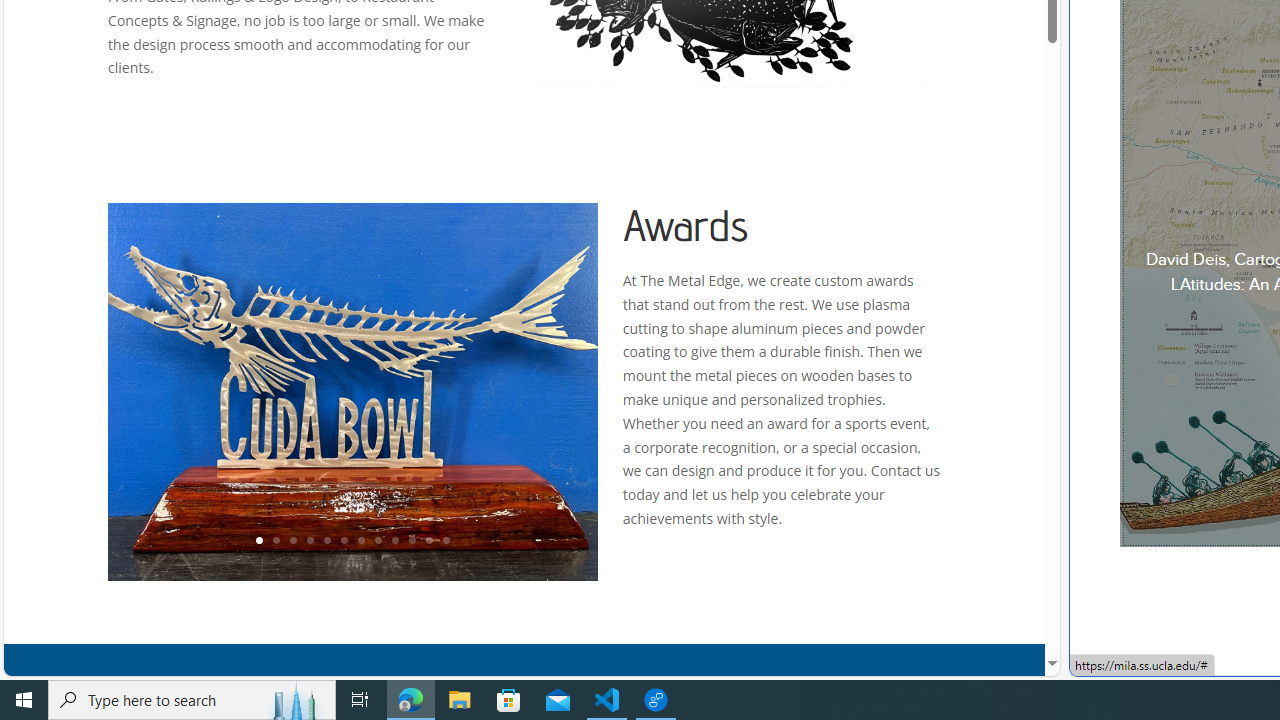 The height and width of the screenshot is (720, 1280). What do you see at coordinates (427, 541) in the screenshot?
I see `'11'` at bounding box center [427, 541].